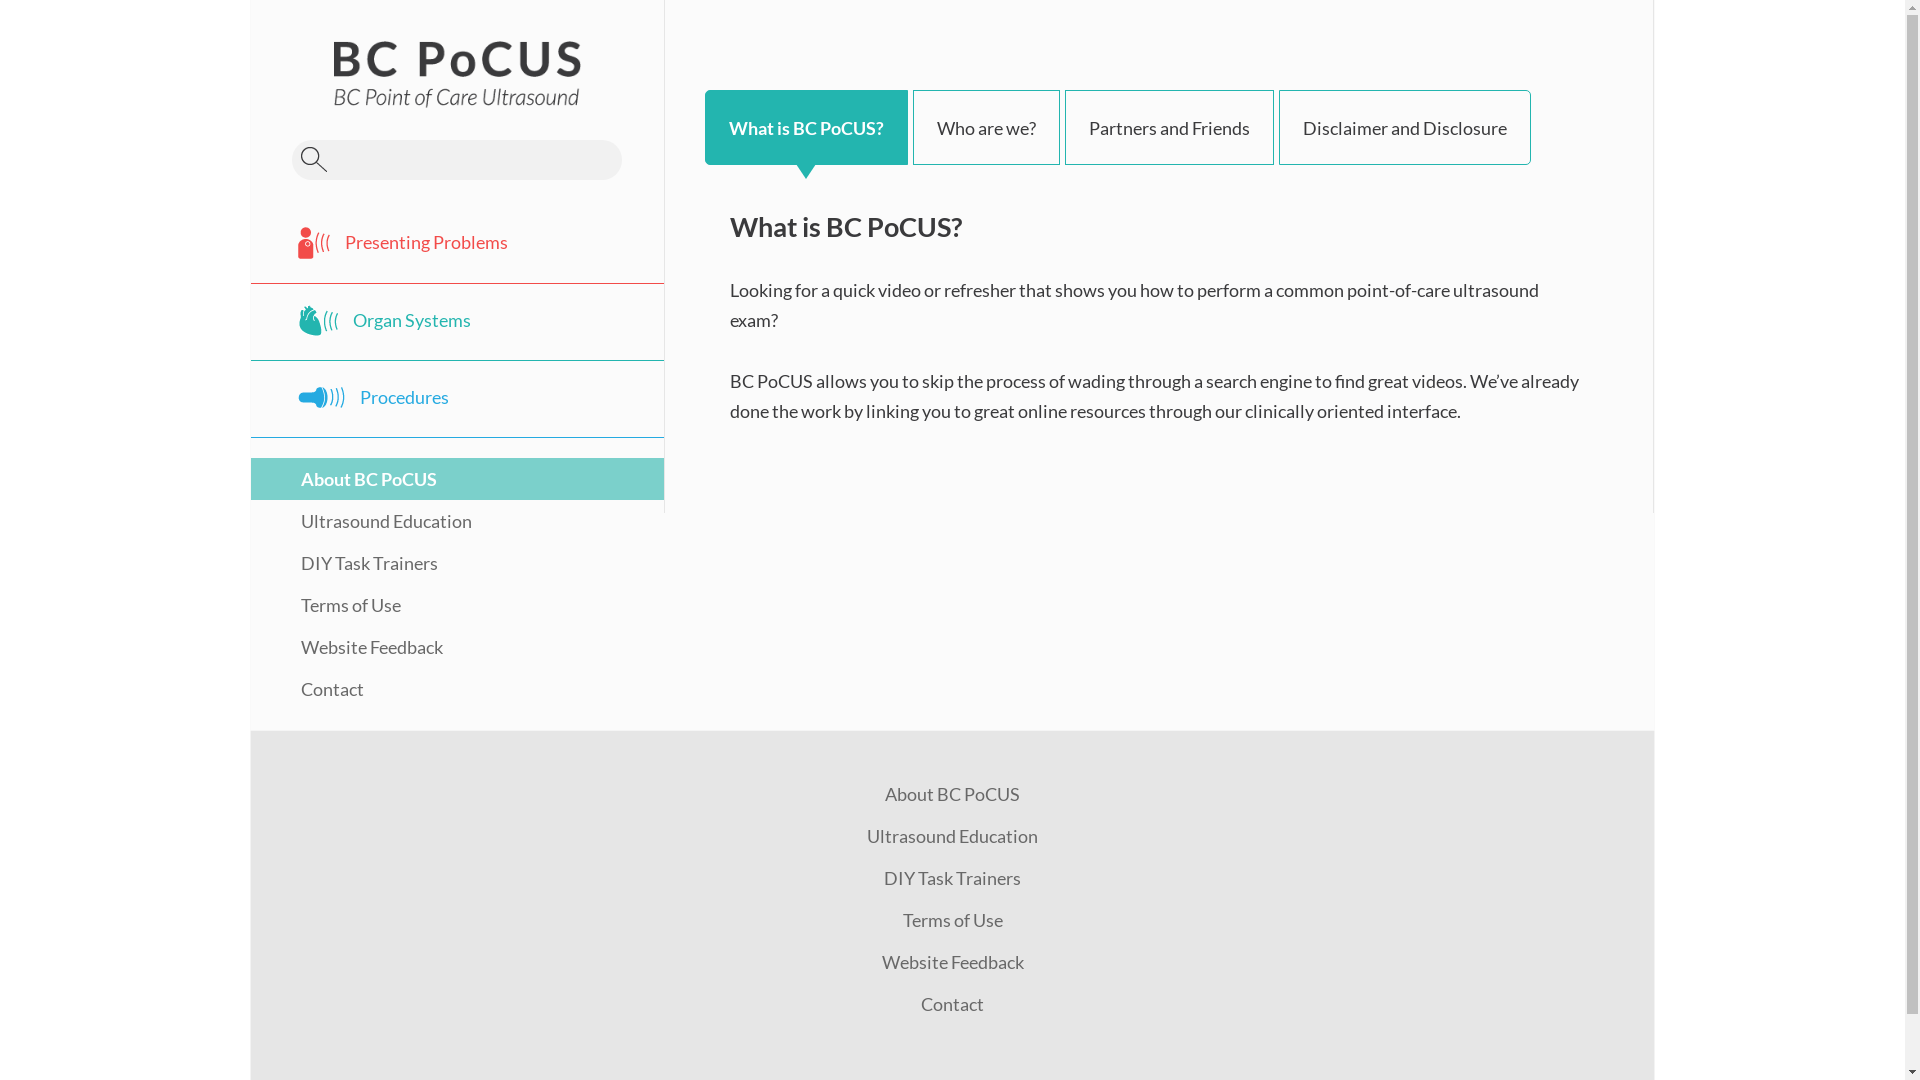 This screenshot has width=1920, height=1080. What do you see at coordinates (344, 563) in the screenshot?
I see `'DIY Task Trainers'` at bounding box center [344, 563].